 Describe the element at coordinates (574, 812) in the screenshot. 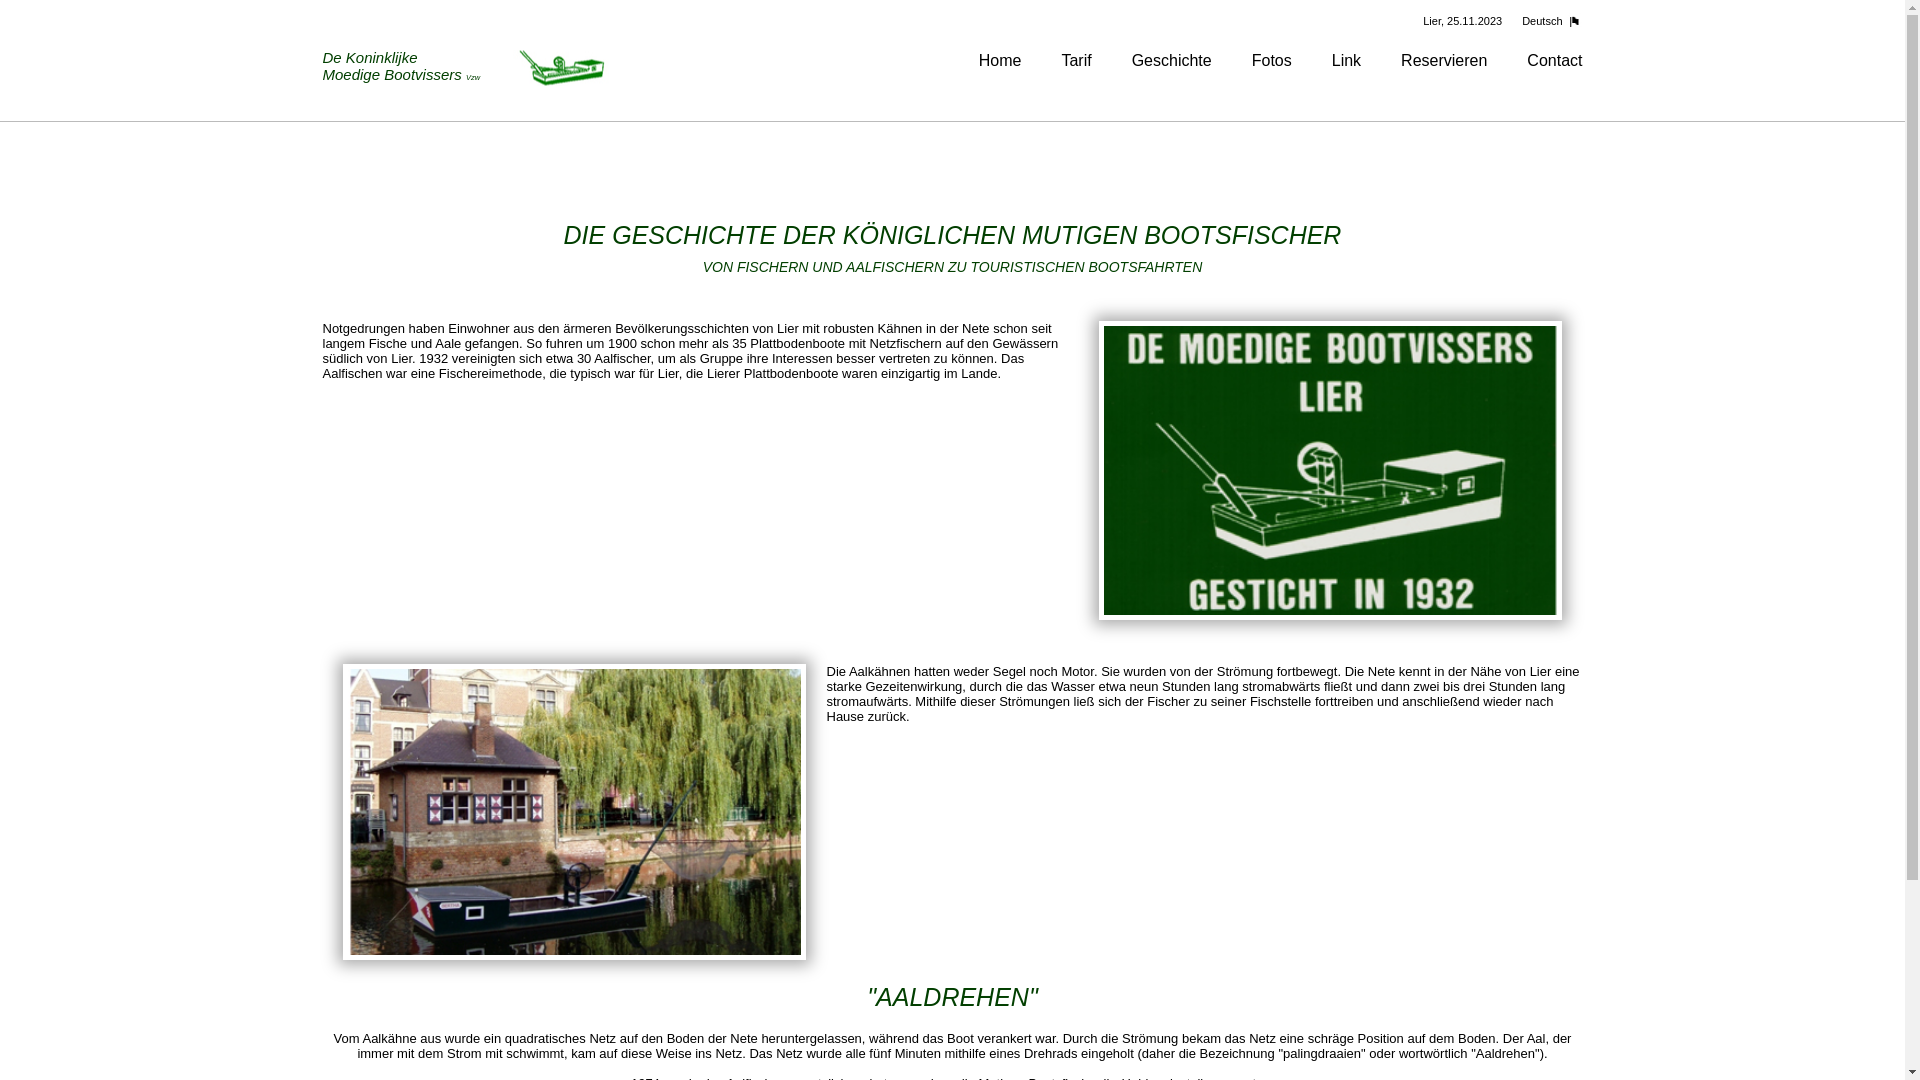

I see `'Een kijkje op een van de boten op de Nete'` at that location.